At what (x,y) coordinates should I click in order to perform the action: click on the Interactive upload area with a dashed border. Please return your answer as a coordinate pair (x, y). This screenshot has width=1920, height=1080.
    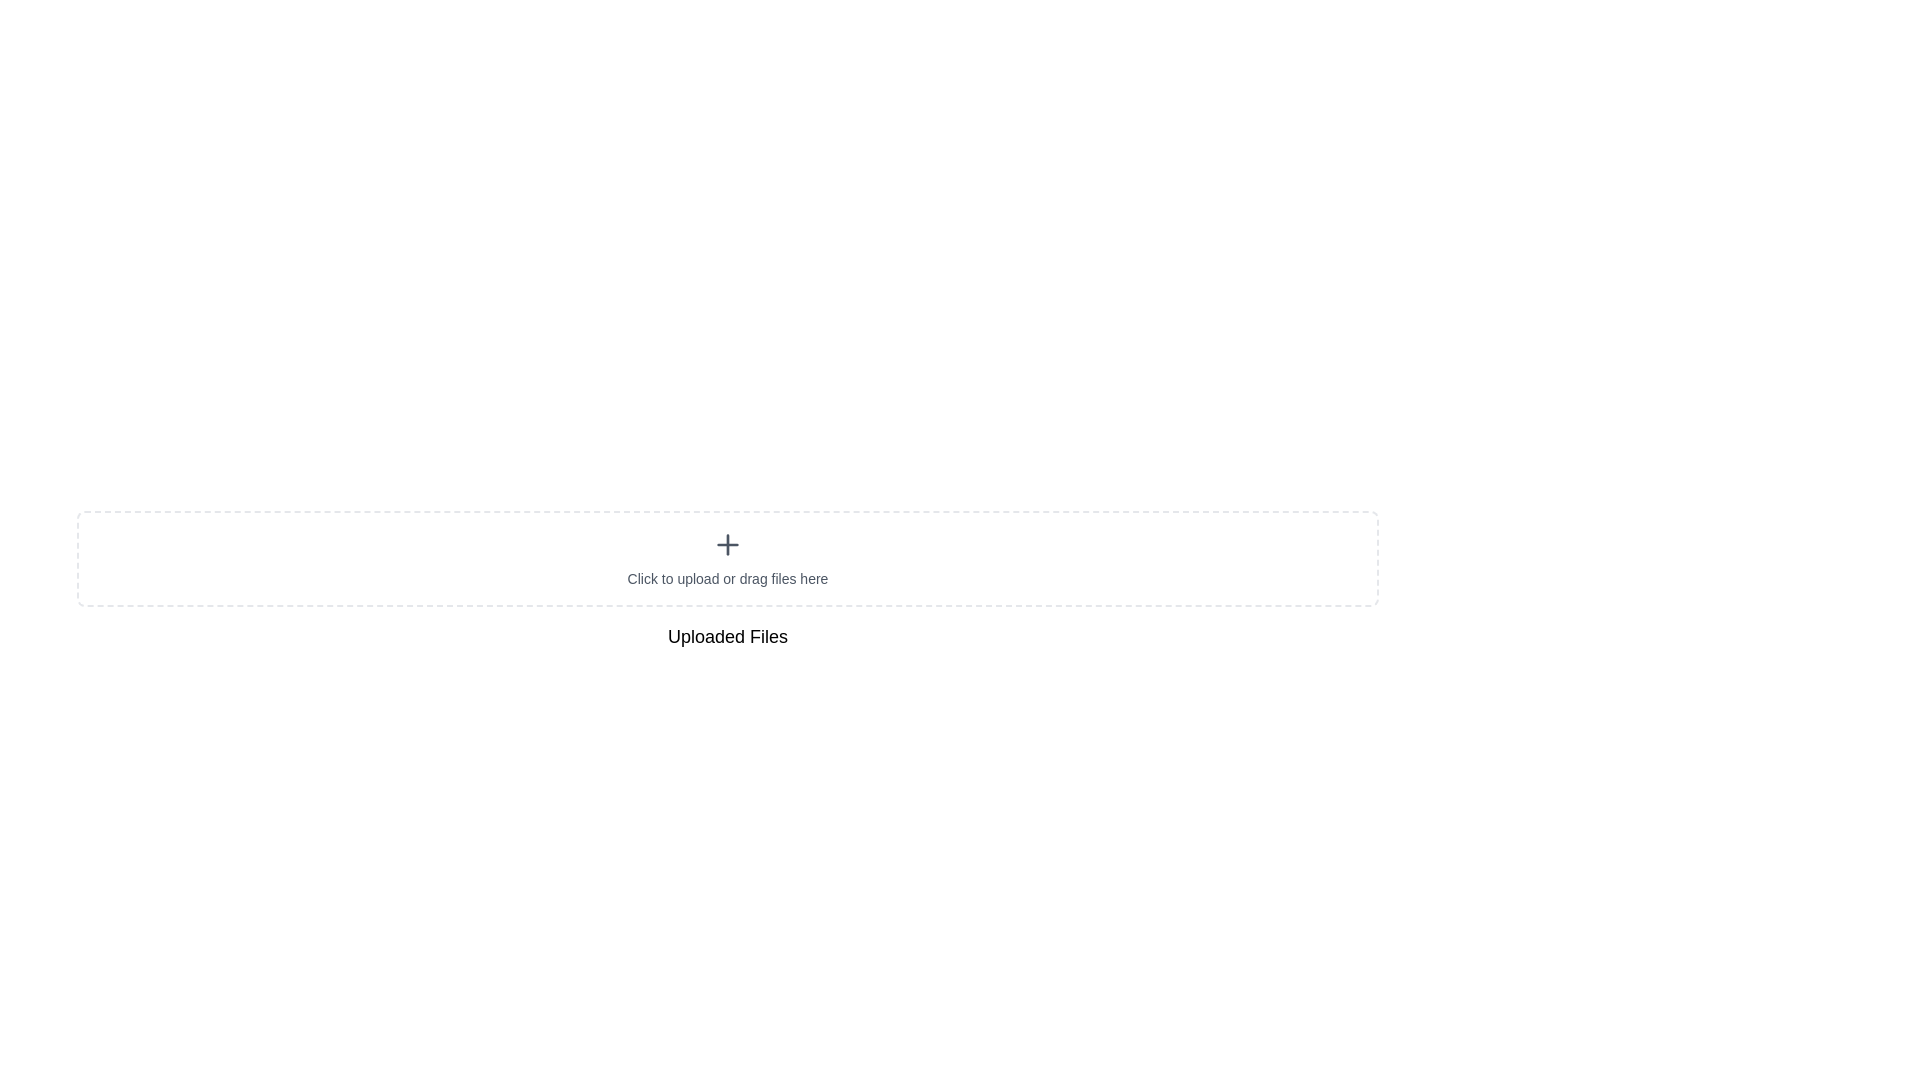
    Looking at the image, I should click on (727, 559).